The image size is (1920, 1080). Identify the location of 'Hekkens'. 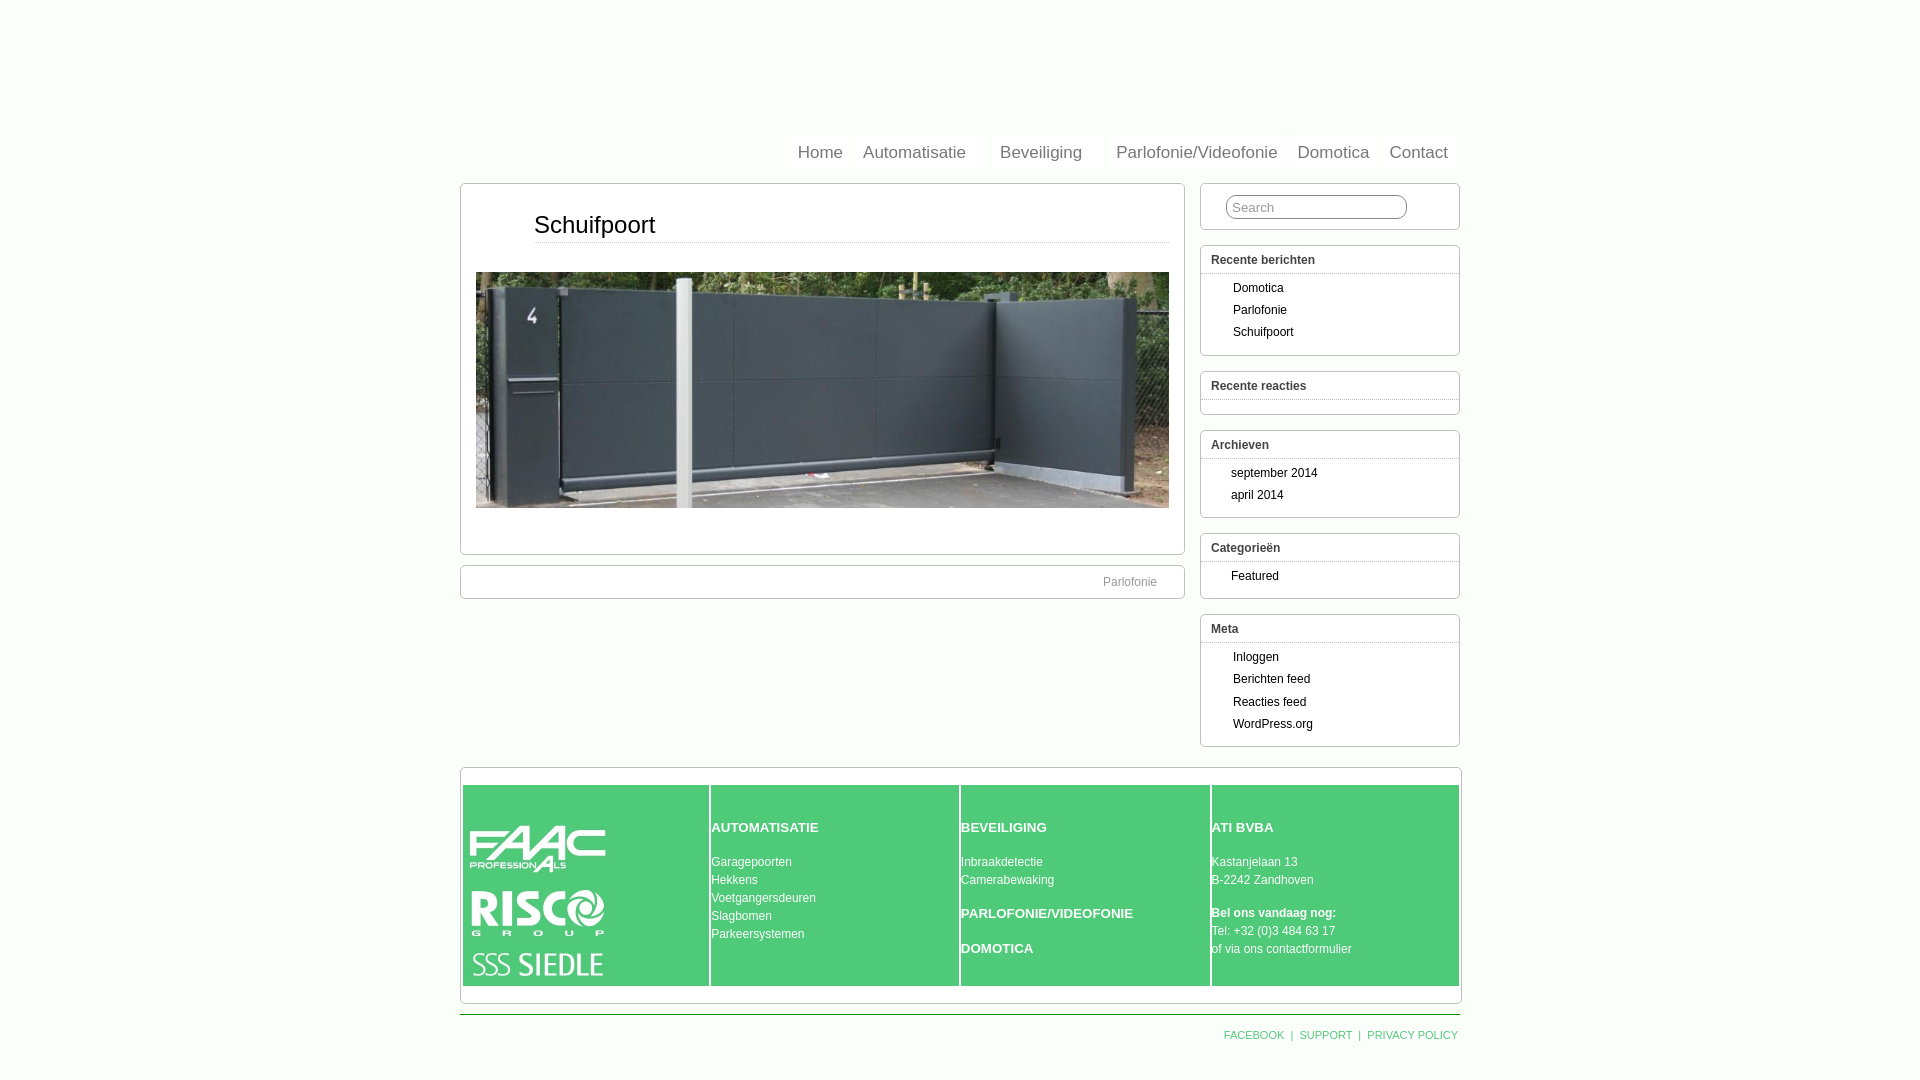
(710, 878).